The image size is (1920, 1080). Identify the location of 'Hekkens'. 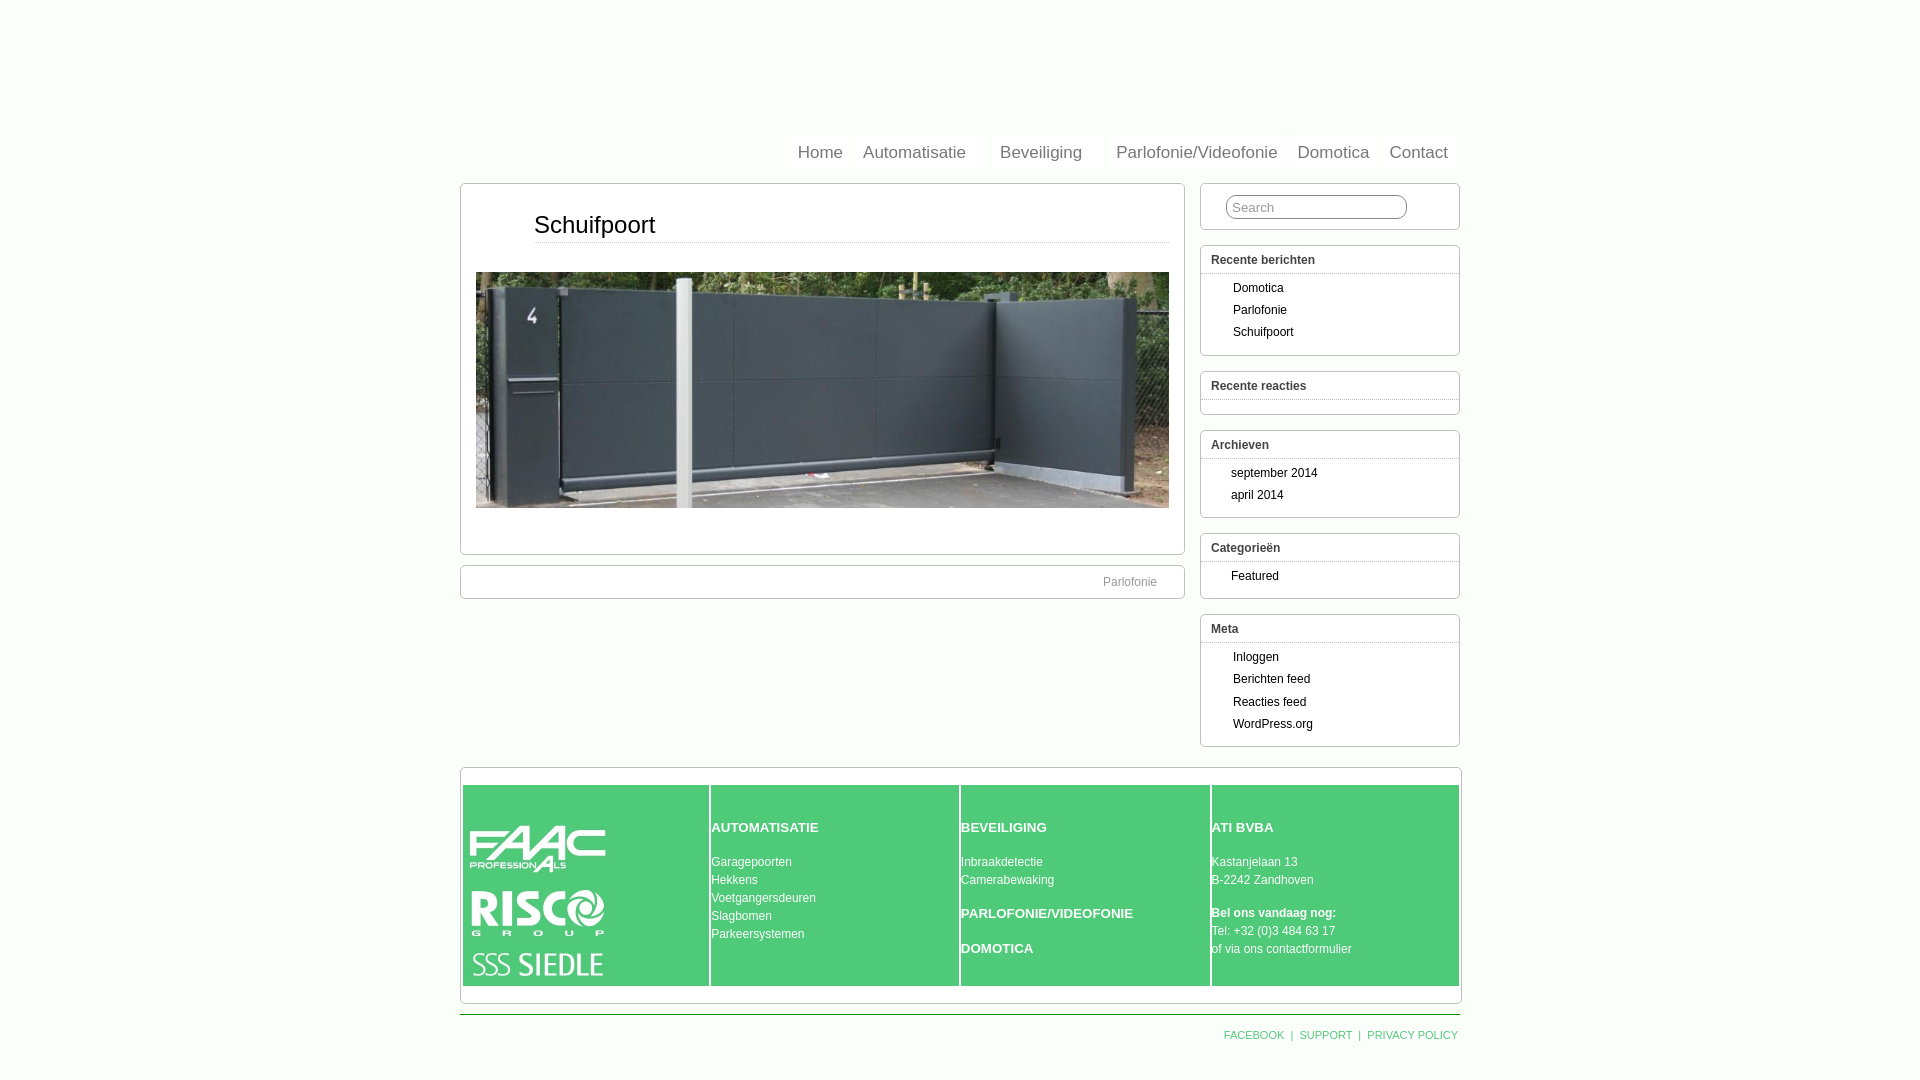
(710, 878).